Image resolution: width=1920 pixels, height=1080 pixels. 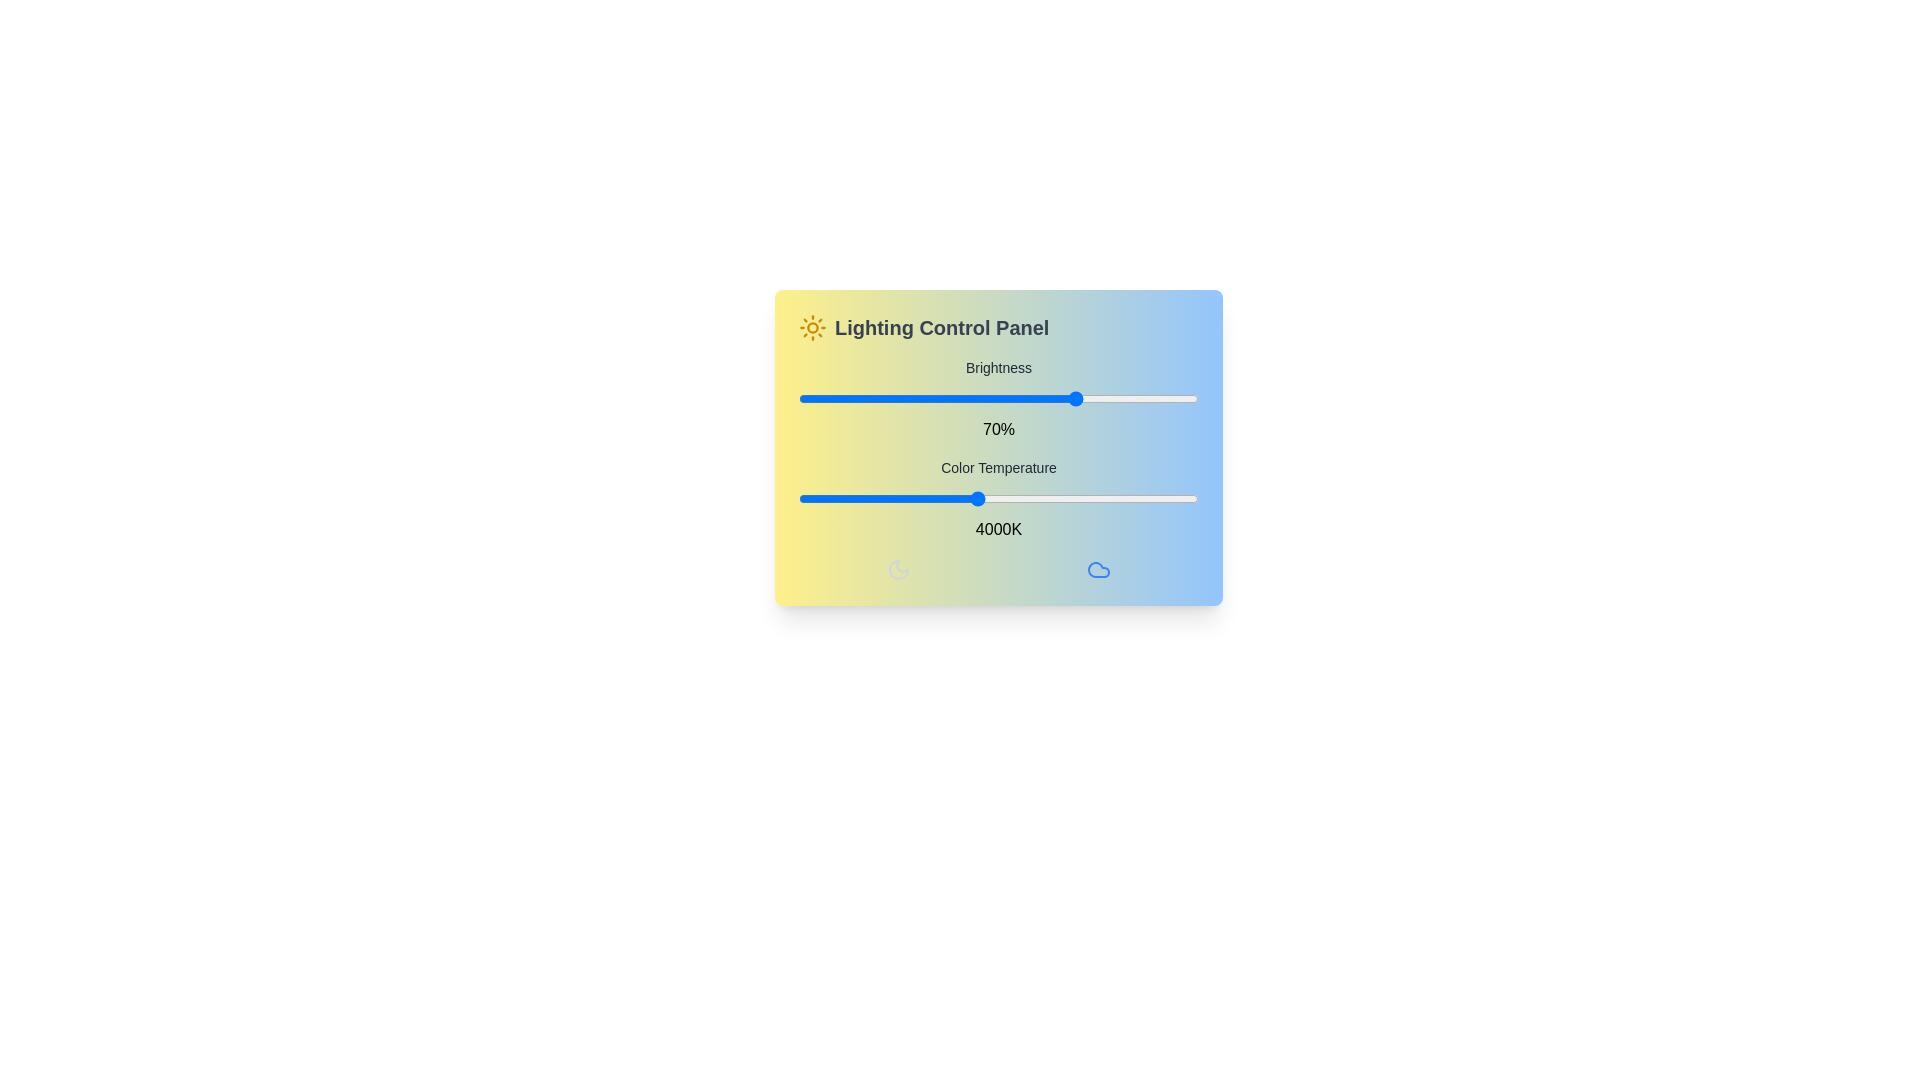 What do you see at coordinates (973, 497) in the screenshot?
I see `the color temperature slider to 3963 K` at bounding box center [973, 497].